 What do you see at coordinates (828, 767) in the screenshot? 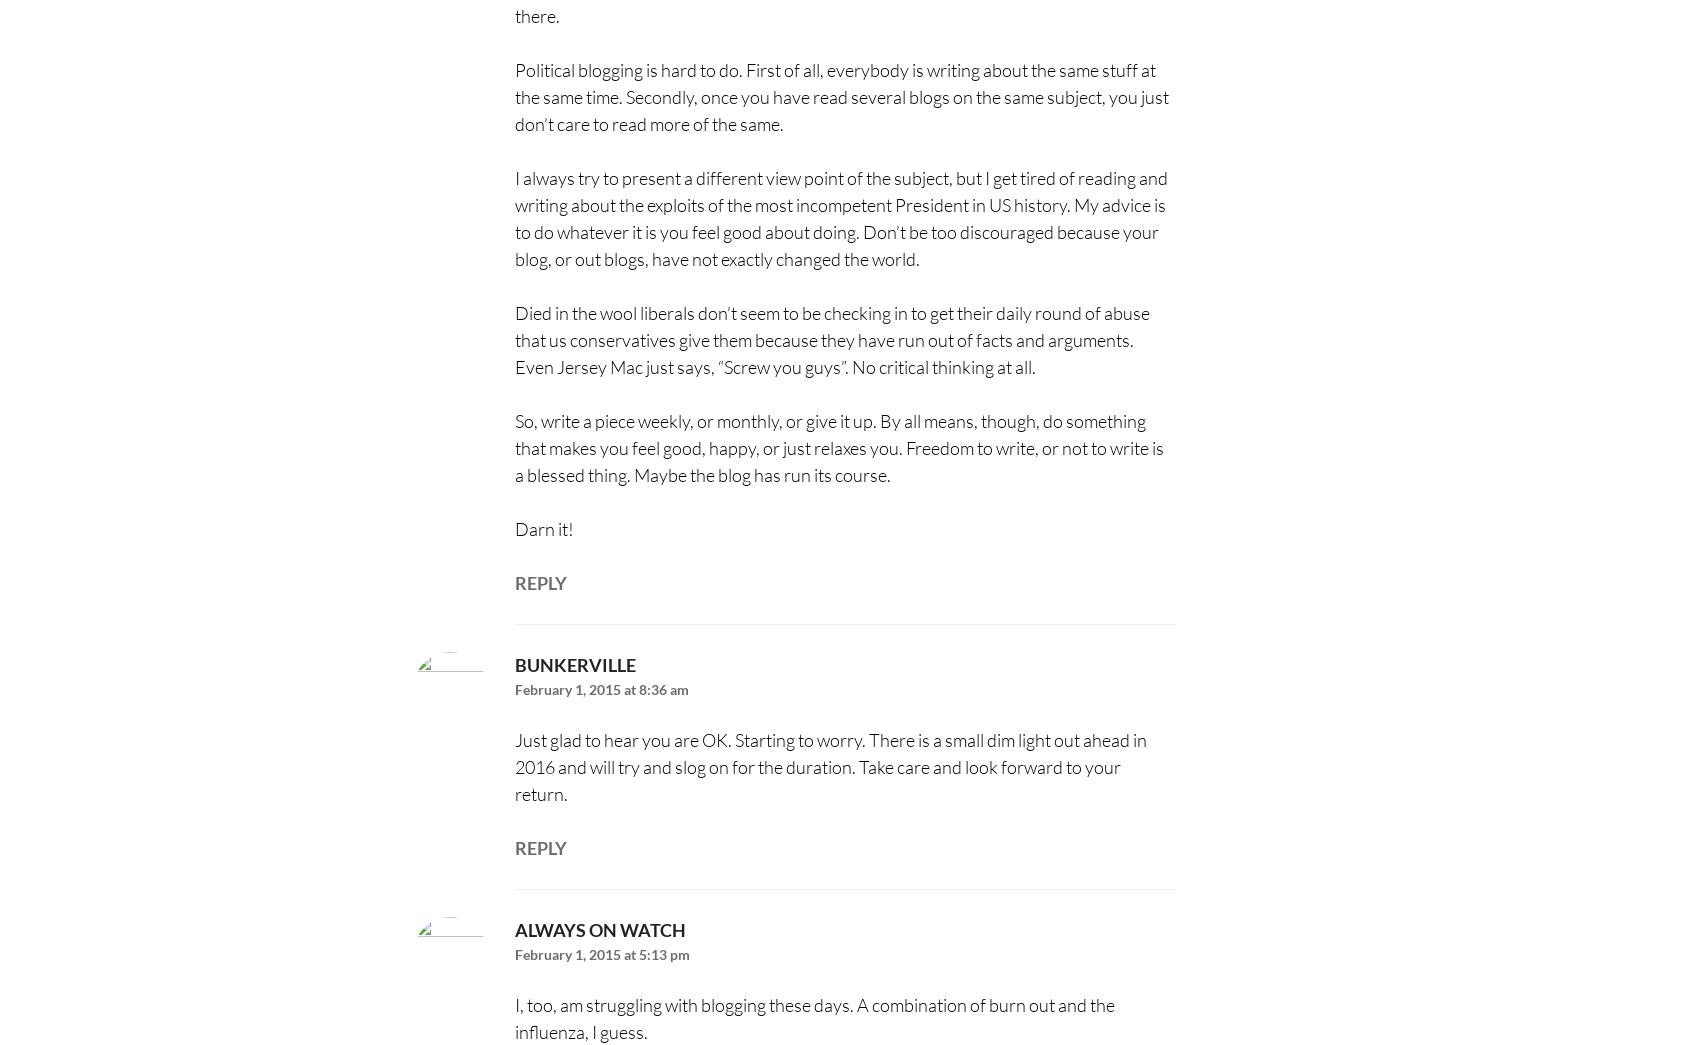
I see `'Just glad to hear you are OK. Starting to worry. There is a small dim light out ahead in 2016 and will try and slog on for the duration. Take care and look forward to your return.'` at bounding box center [828, 767].